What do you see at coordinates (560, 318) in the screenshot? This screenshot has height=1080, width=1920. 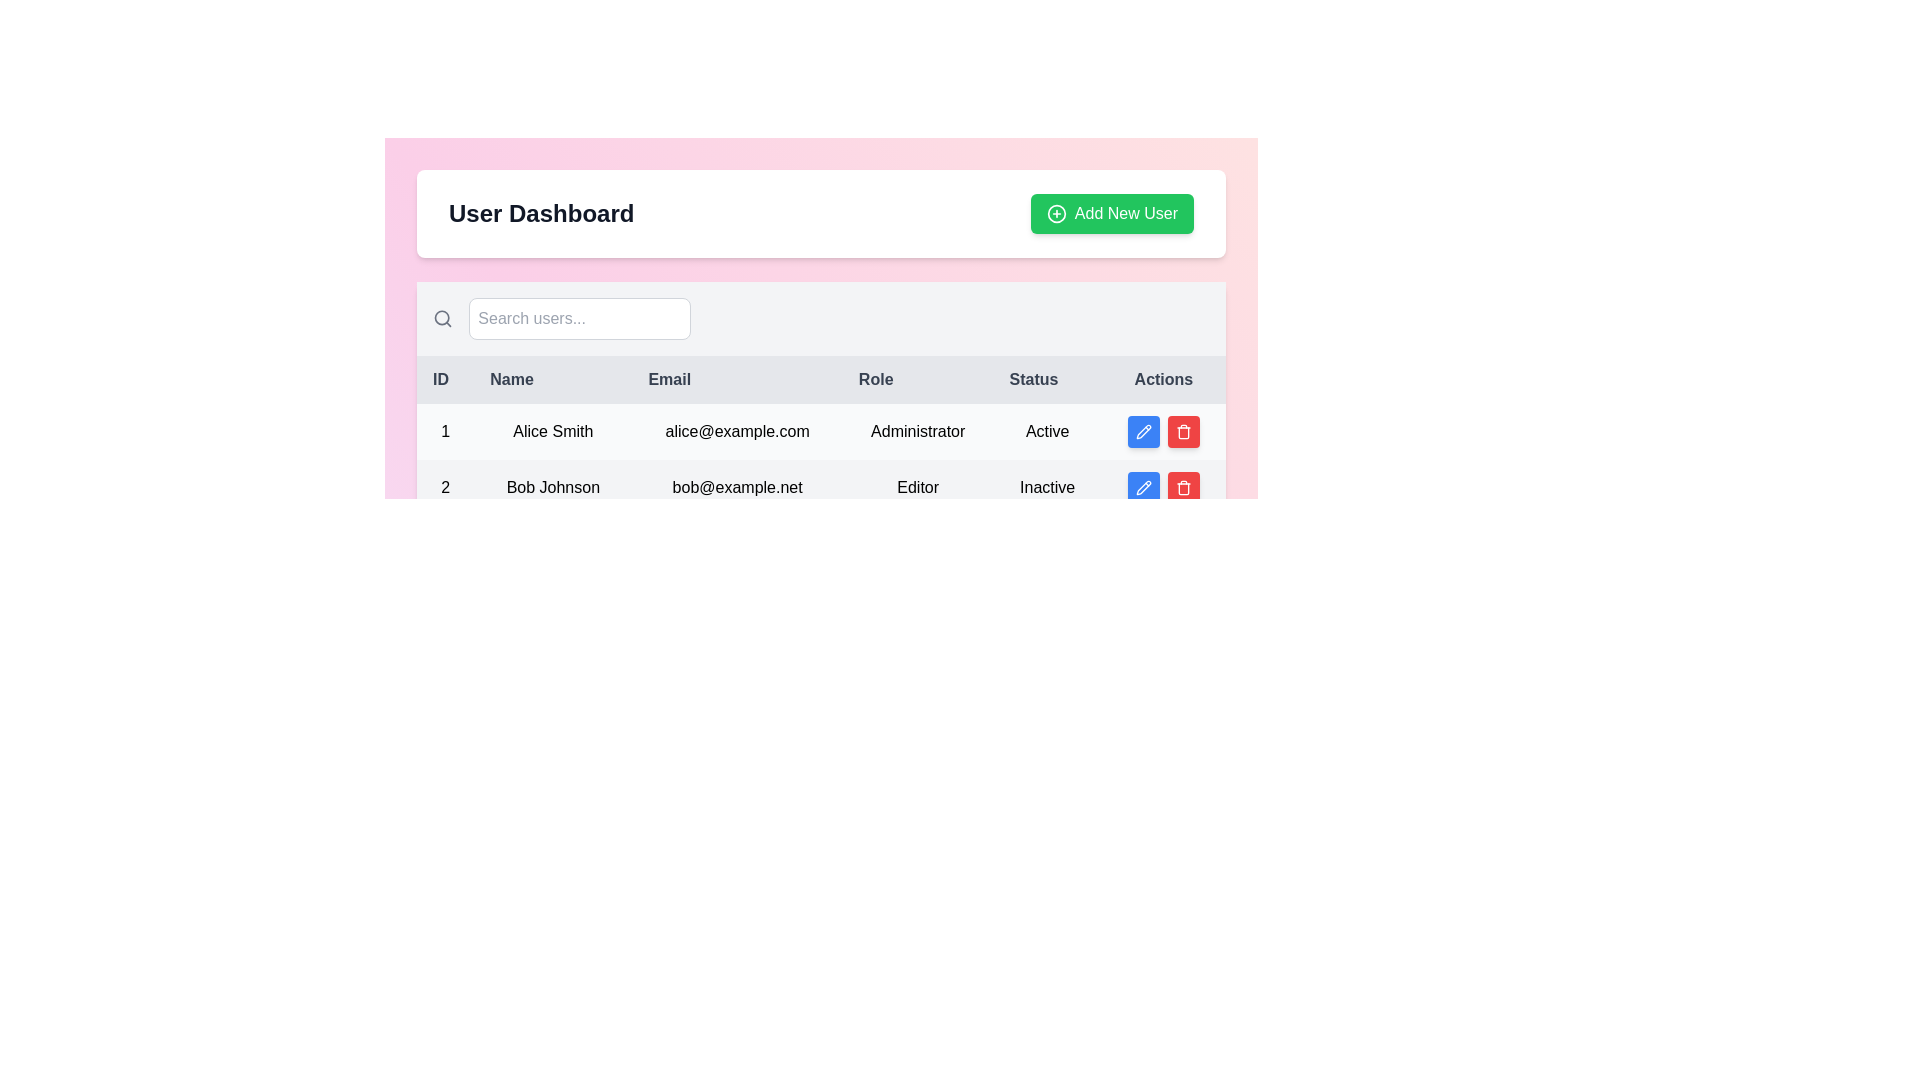 I see `the Text input field for searching users, which has a placeholder text 'Search users...' and is located in the User Dashboard header section` at bounding box center [560, 318].